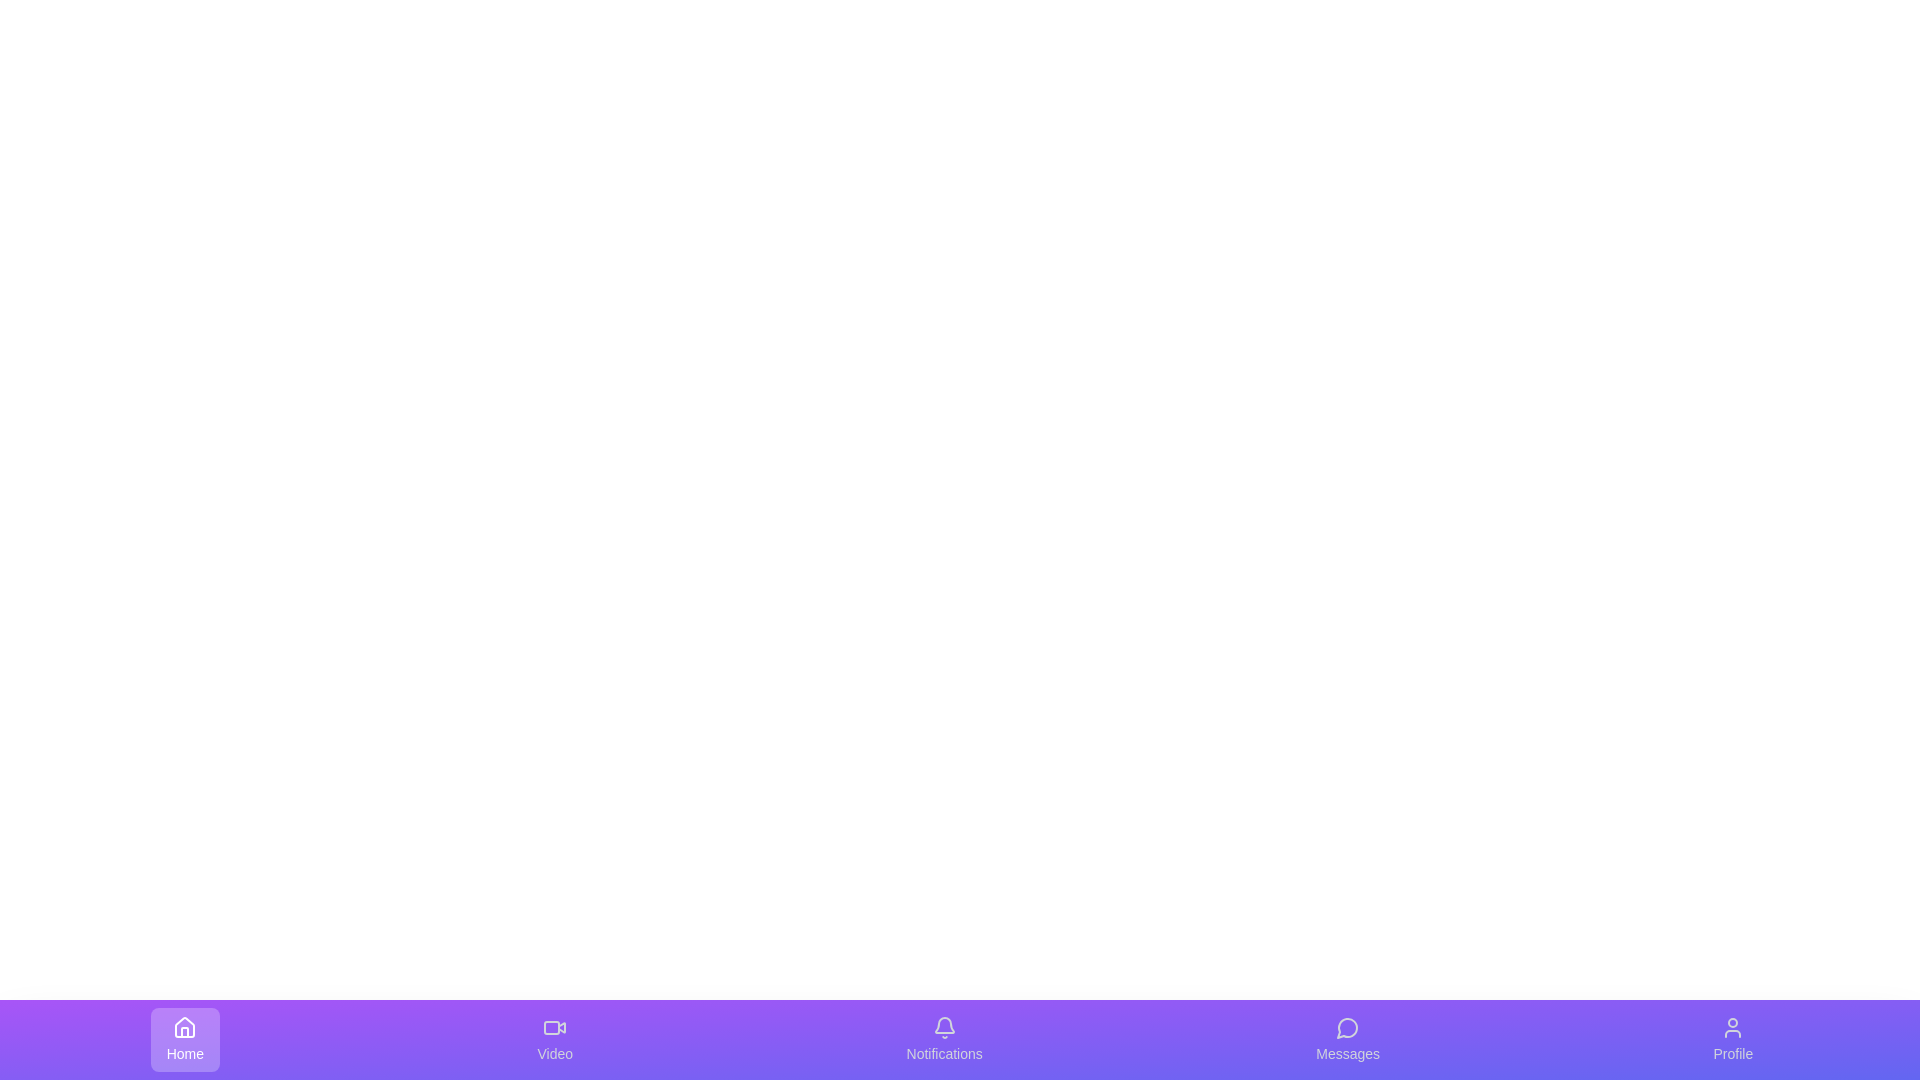 This screenshot has height=1080, width=1920. Describe the element at coordinates (1731, 1039) in the screenshot. I see `the icon for Profile to trigger visual feedback` at that location.